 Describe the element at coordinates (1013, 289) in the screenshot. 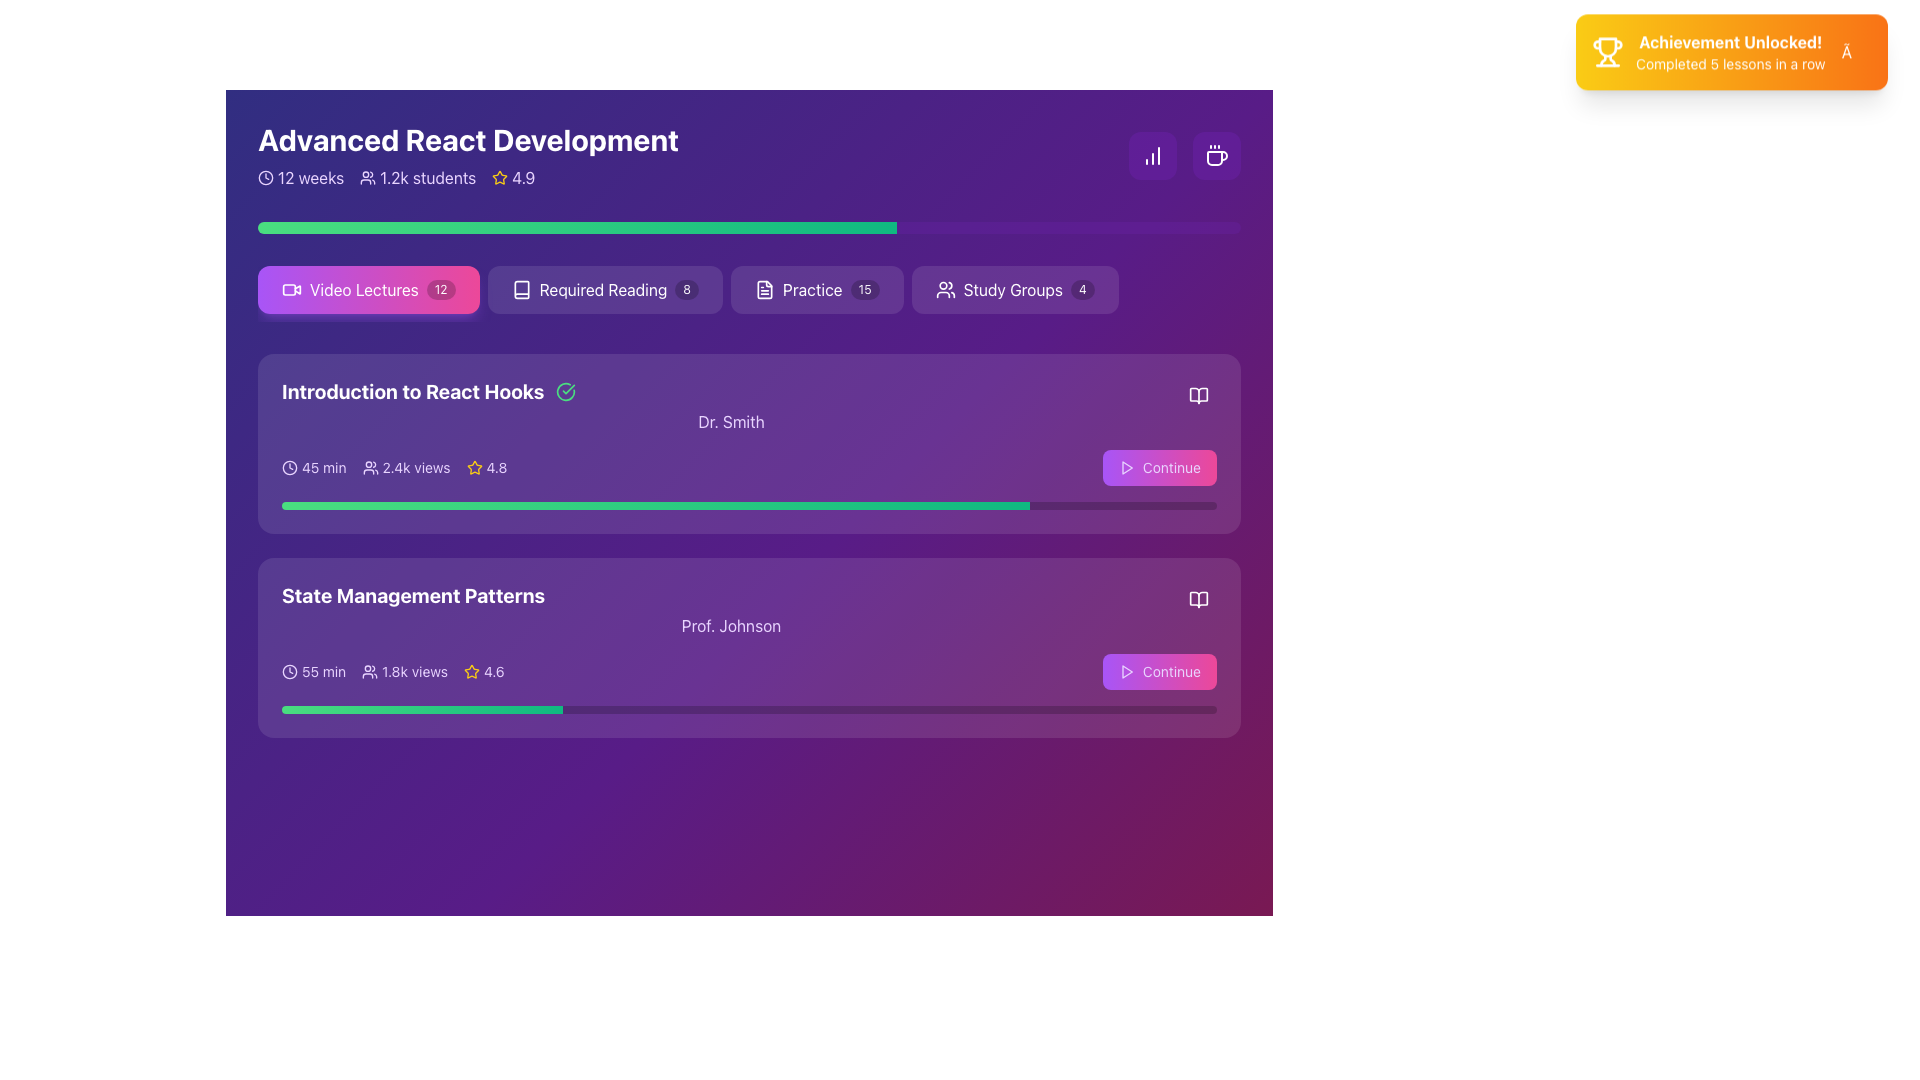

I see `the 'Study Groups' text label, which is the fourth item in a horizontal layout of sections including 'Video Lectures', 'Required Reading', and 'Practice', displayed in white font on a semi-transparent white over purple background` at that location.